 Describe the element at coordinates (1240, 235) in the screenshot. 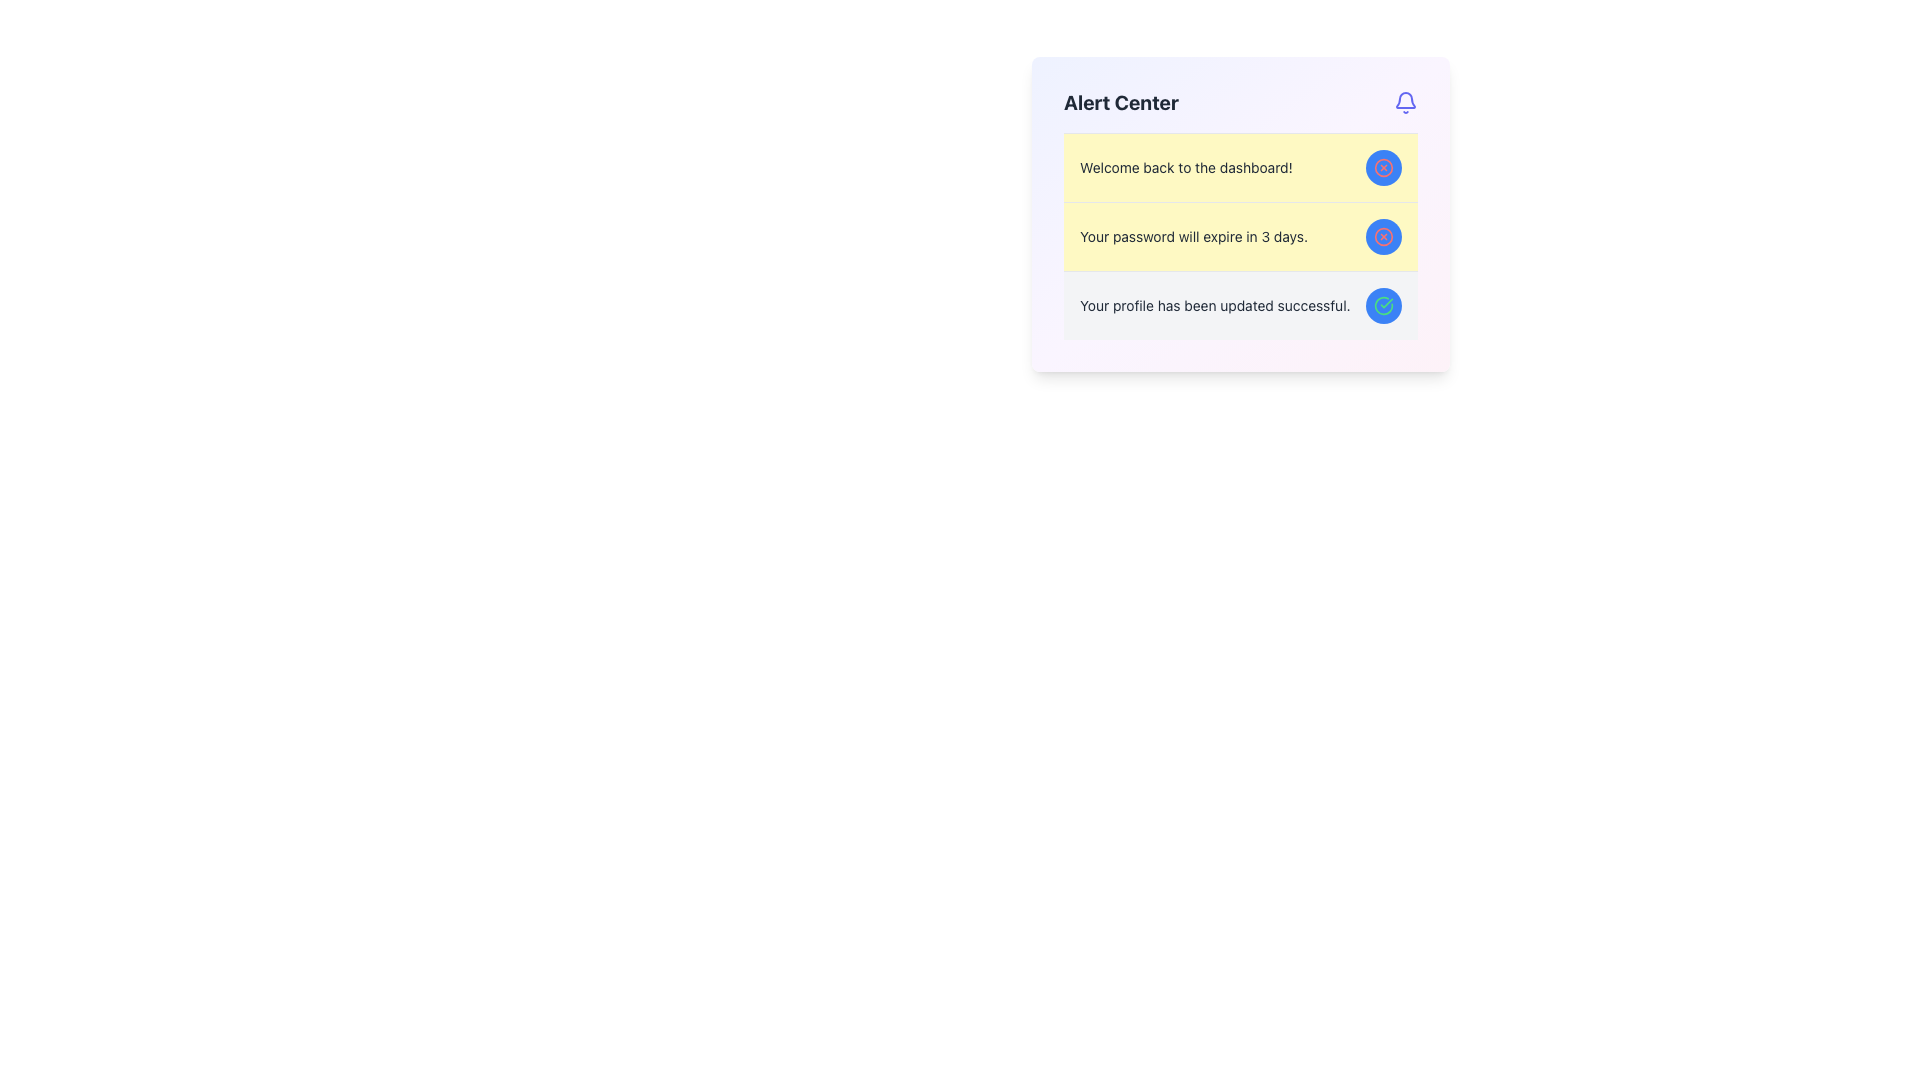

I see `the notification message box with a pale yellow background that states 'Your password will expire in 3 days.'` at that location.